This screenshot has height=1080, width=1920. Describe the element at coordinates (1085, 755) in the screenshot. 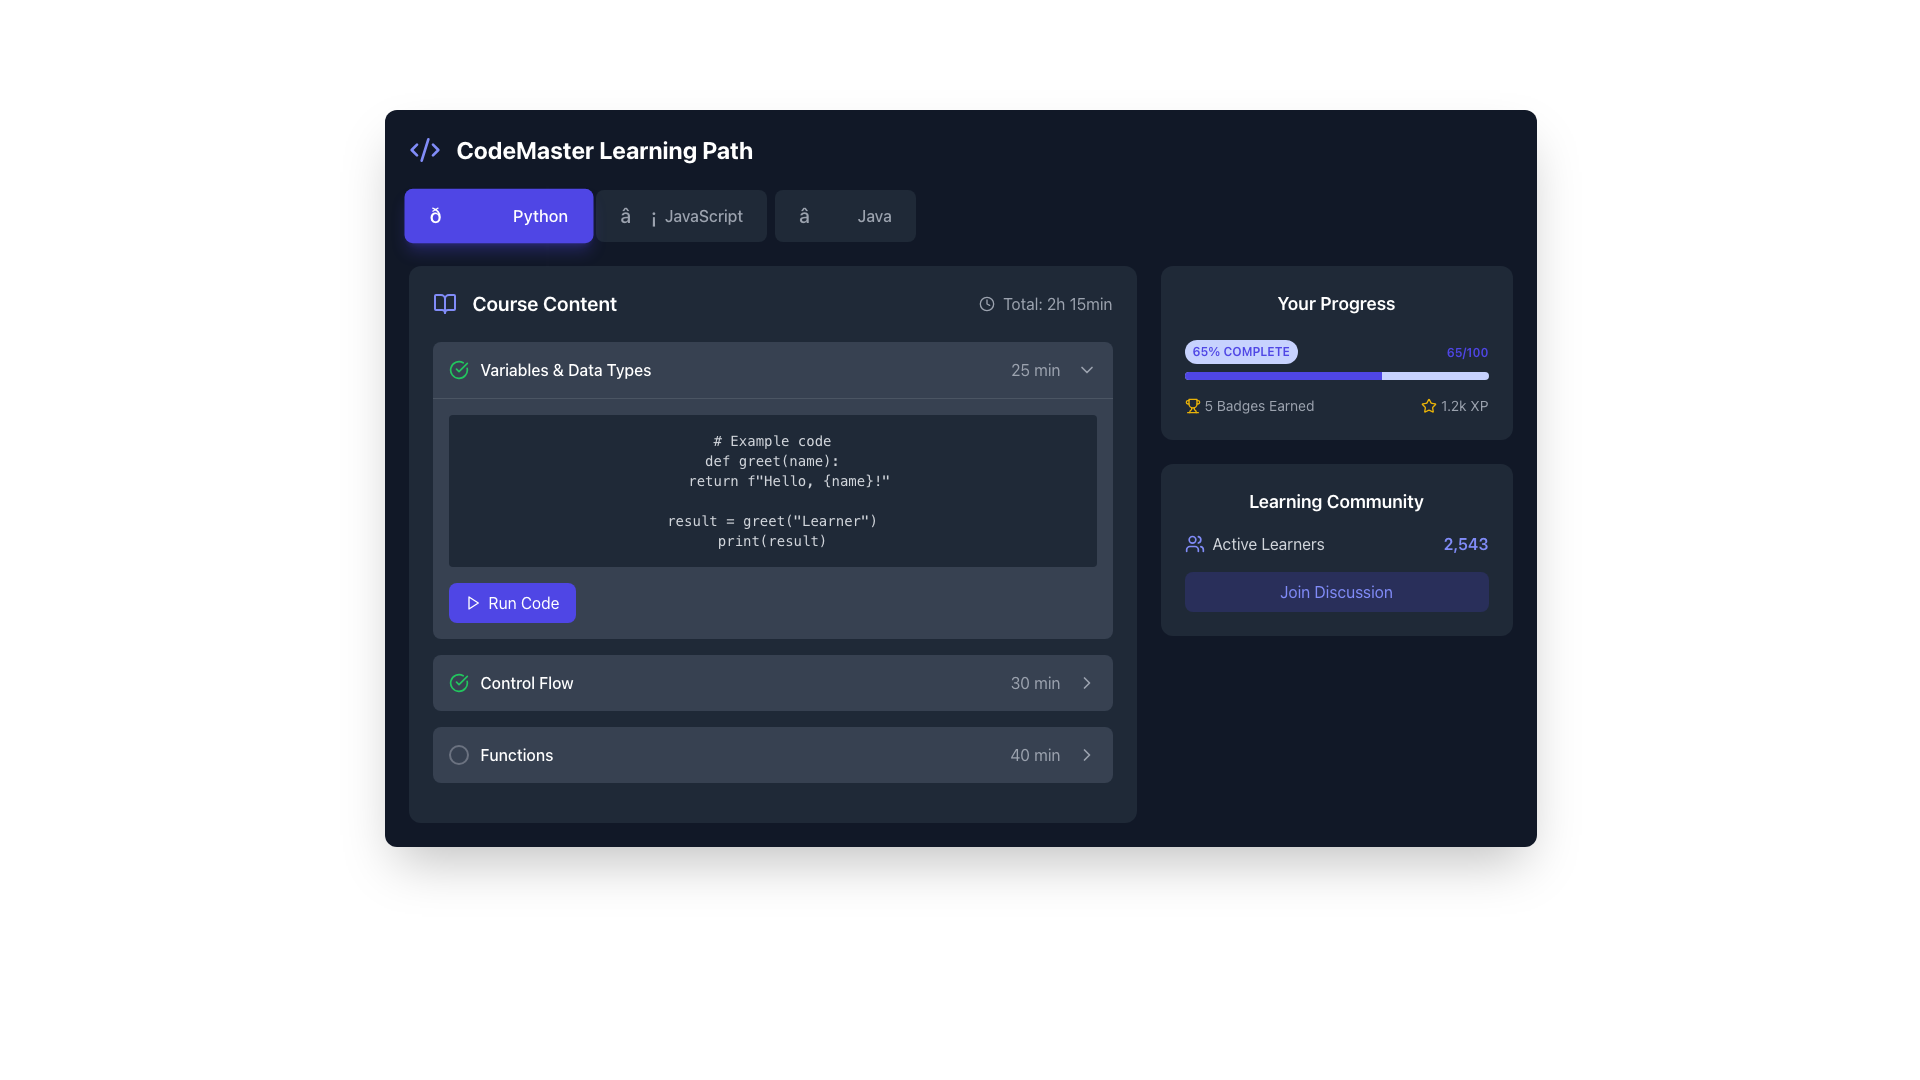

I see `the chevron arrow icon located at the far-right edge of the 'Functions' module` at that location.